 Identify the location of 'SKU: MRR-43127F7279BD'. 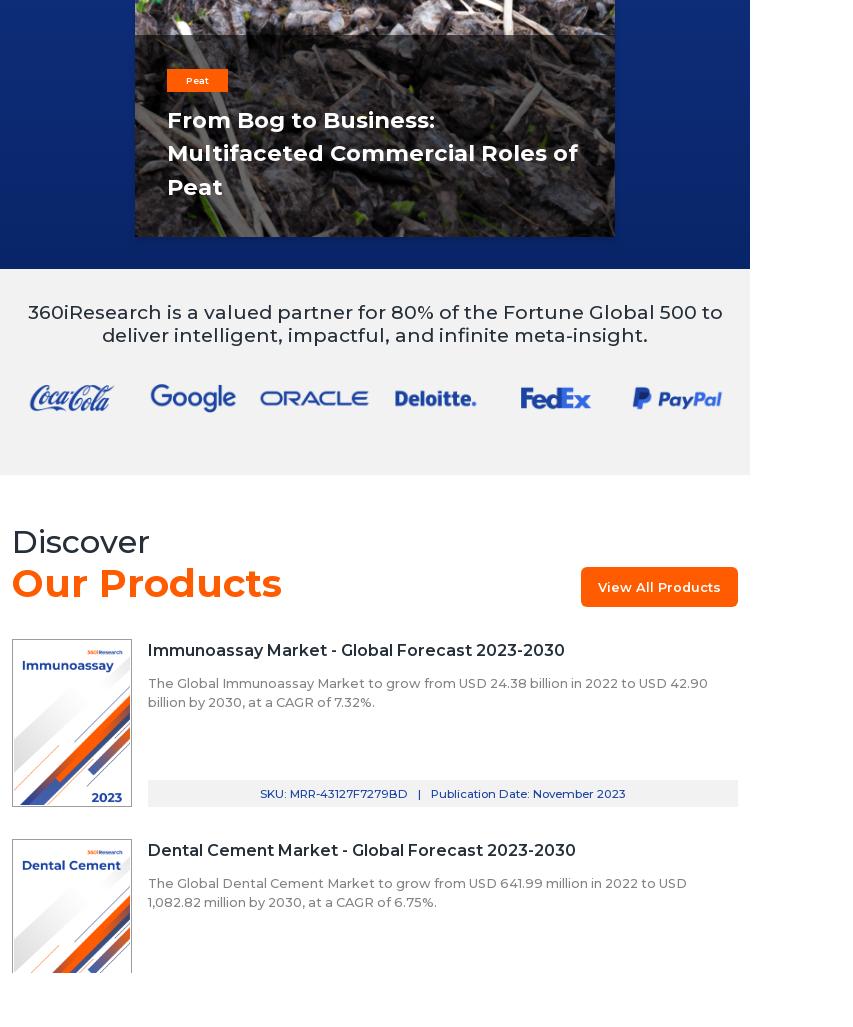
(333, 792).